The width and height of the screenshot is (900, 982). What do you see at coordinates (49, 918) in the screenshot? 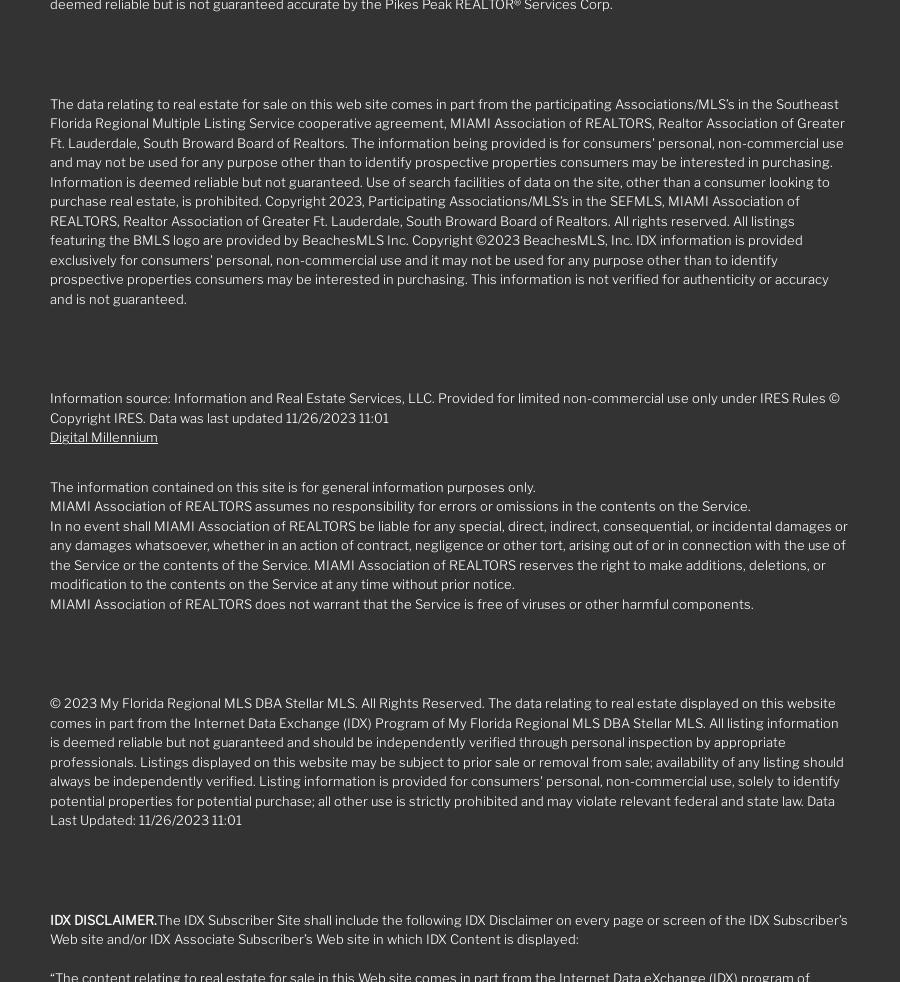
I see `'IDX DISCLAIMER.'` at bounding box center [49, 918].